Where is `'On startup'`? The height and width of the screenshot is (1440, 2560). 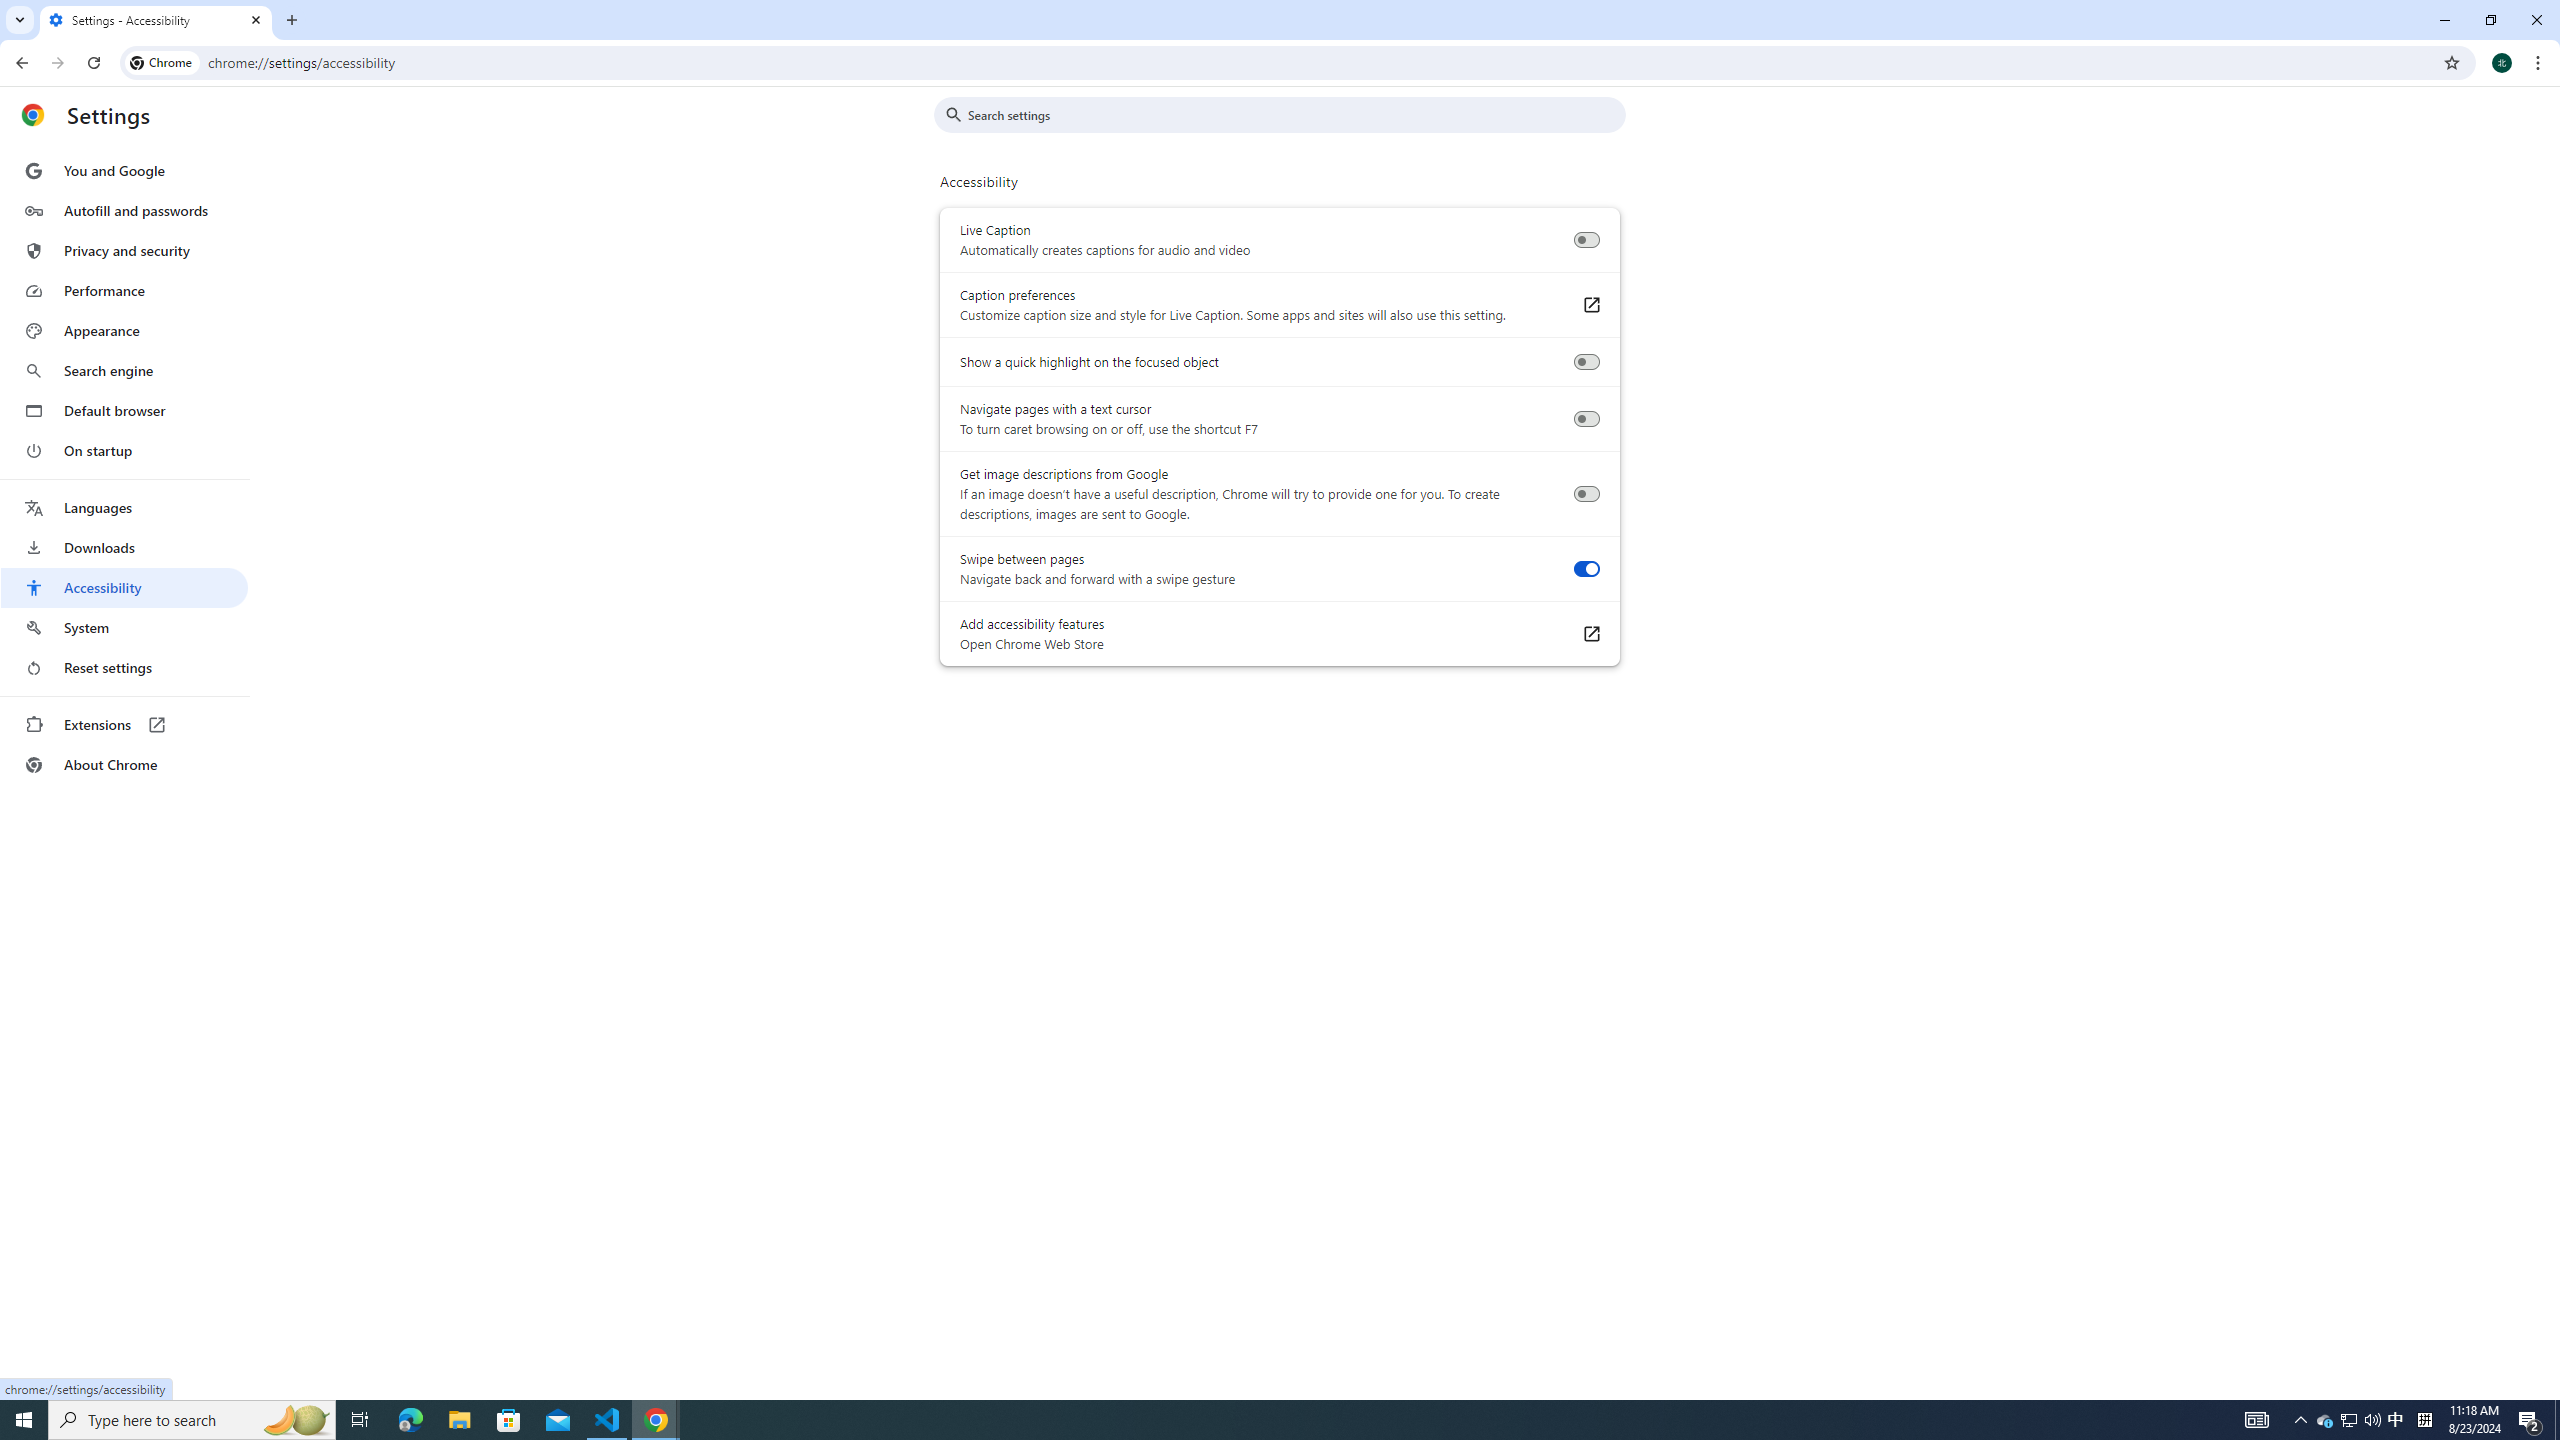
'On startup' is located at coordinates (123, 449).